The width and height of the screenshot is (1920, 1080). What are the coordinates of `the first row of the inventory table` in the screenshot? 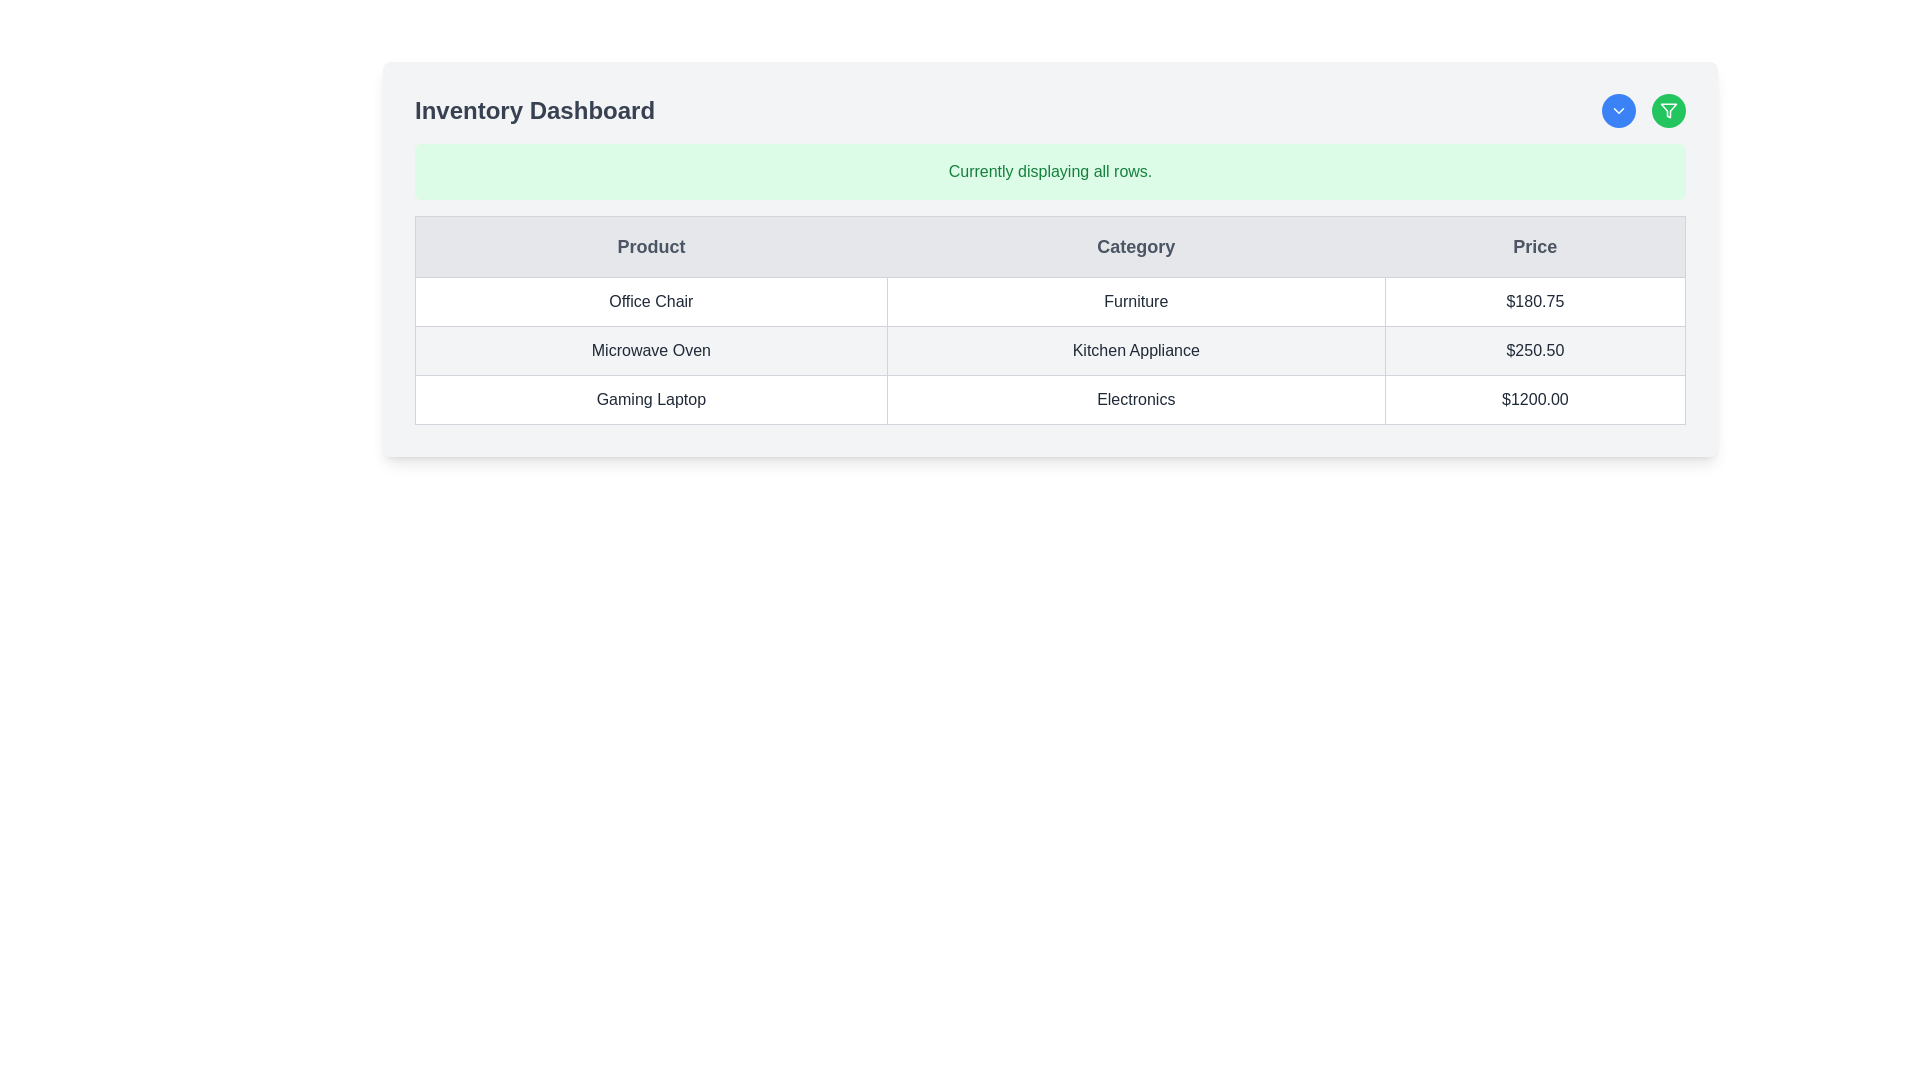 It's located at (1049, 301).